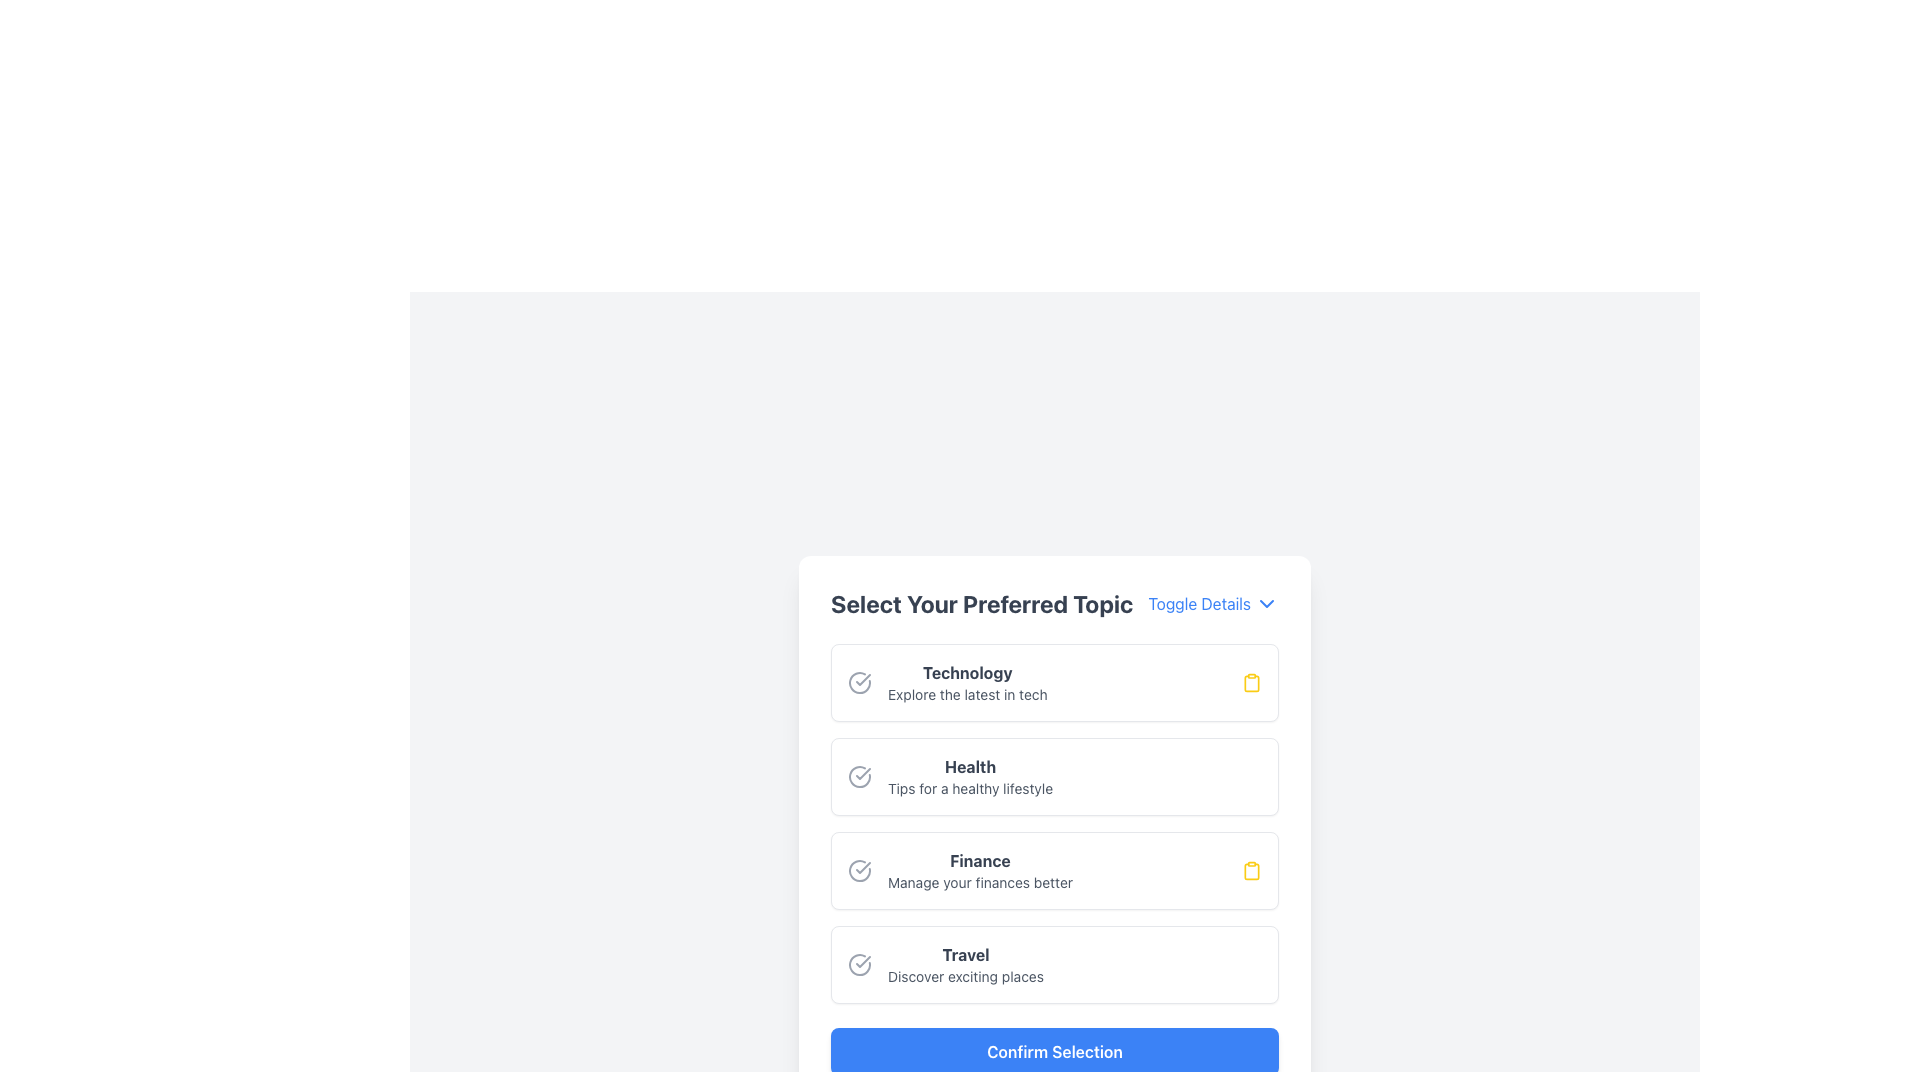 This screenshot has width=1920, height=1080. What do you see at coordinates (967, 693) in the screenshot?
I see `text from the Text Label located directly below the 'Technology' heading, which provides supplemental information for the 'Technology' topic` at bounding box center [967, 693].